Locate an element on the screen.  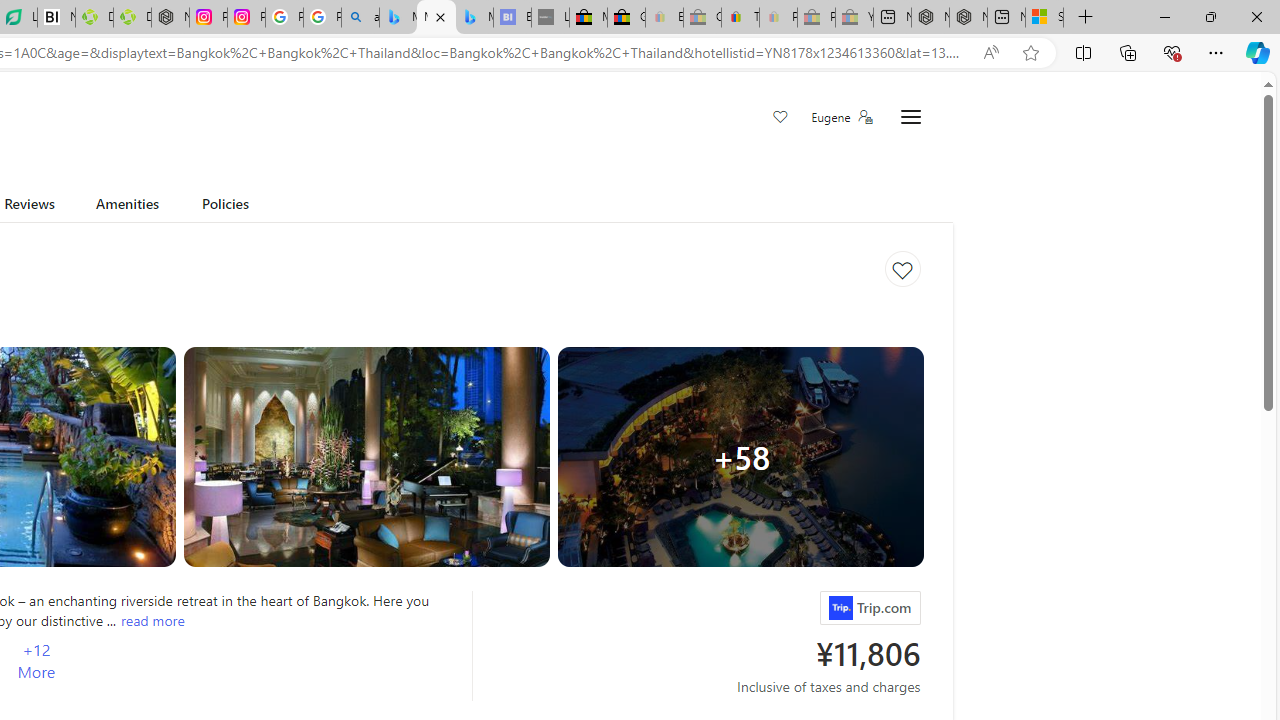
'Nordace - Summer Adventures 2024' is located at coordinates (968, 17).